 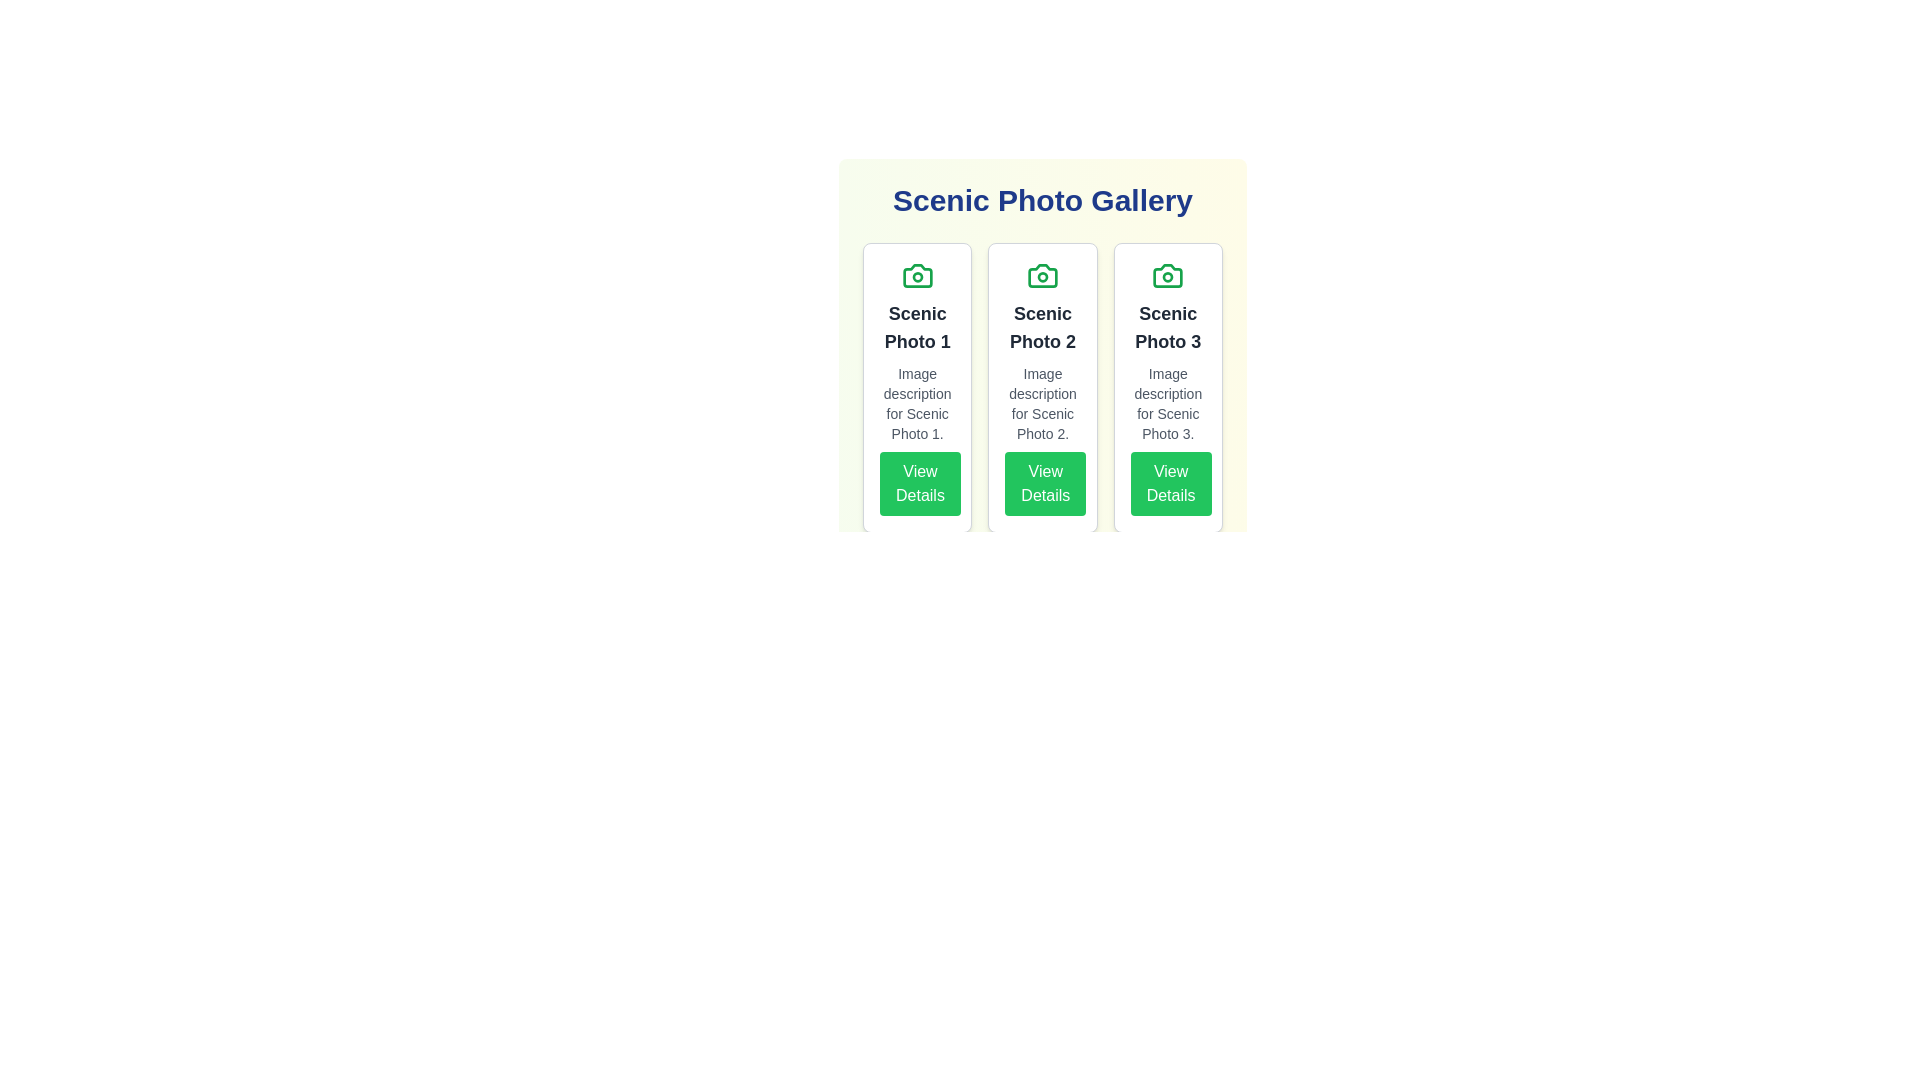 What do you see at coordinates (1171, 483) in the screenshot?
I see `the 'View Details' button for the photo titled 'Scenic Photo 3'` at bounding box center [1171, 483].